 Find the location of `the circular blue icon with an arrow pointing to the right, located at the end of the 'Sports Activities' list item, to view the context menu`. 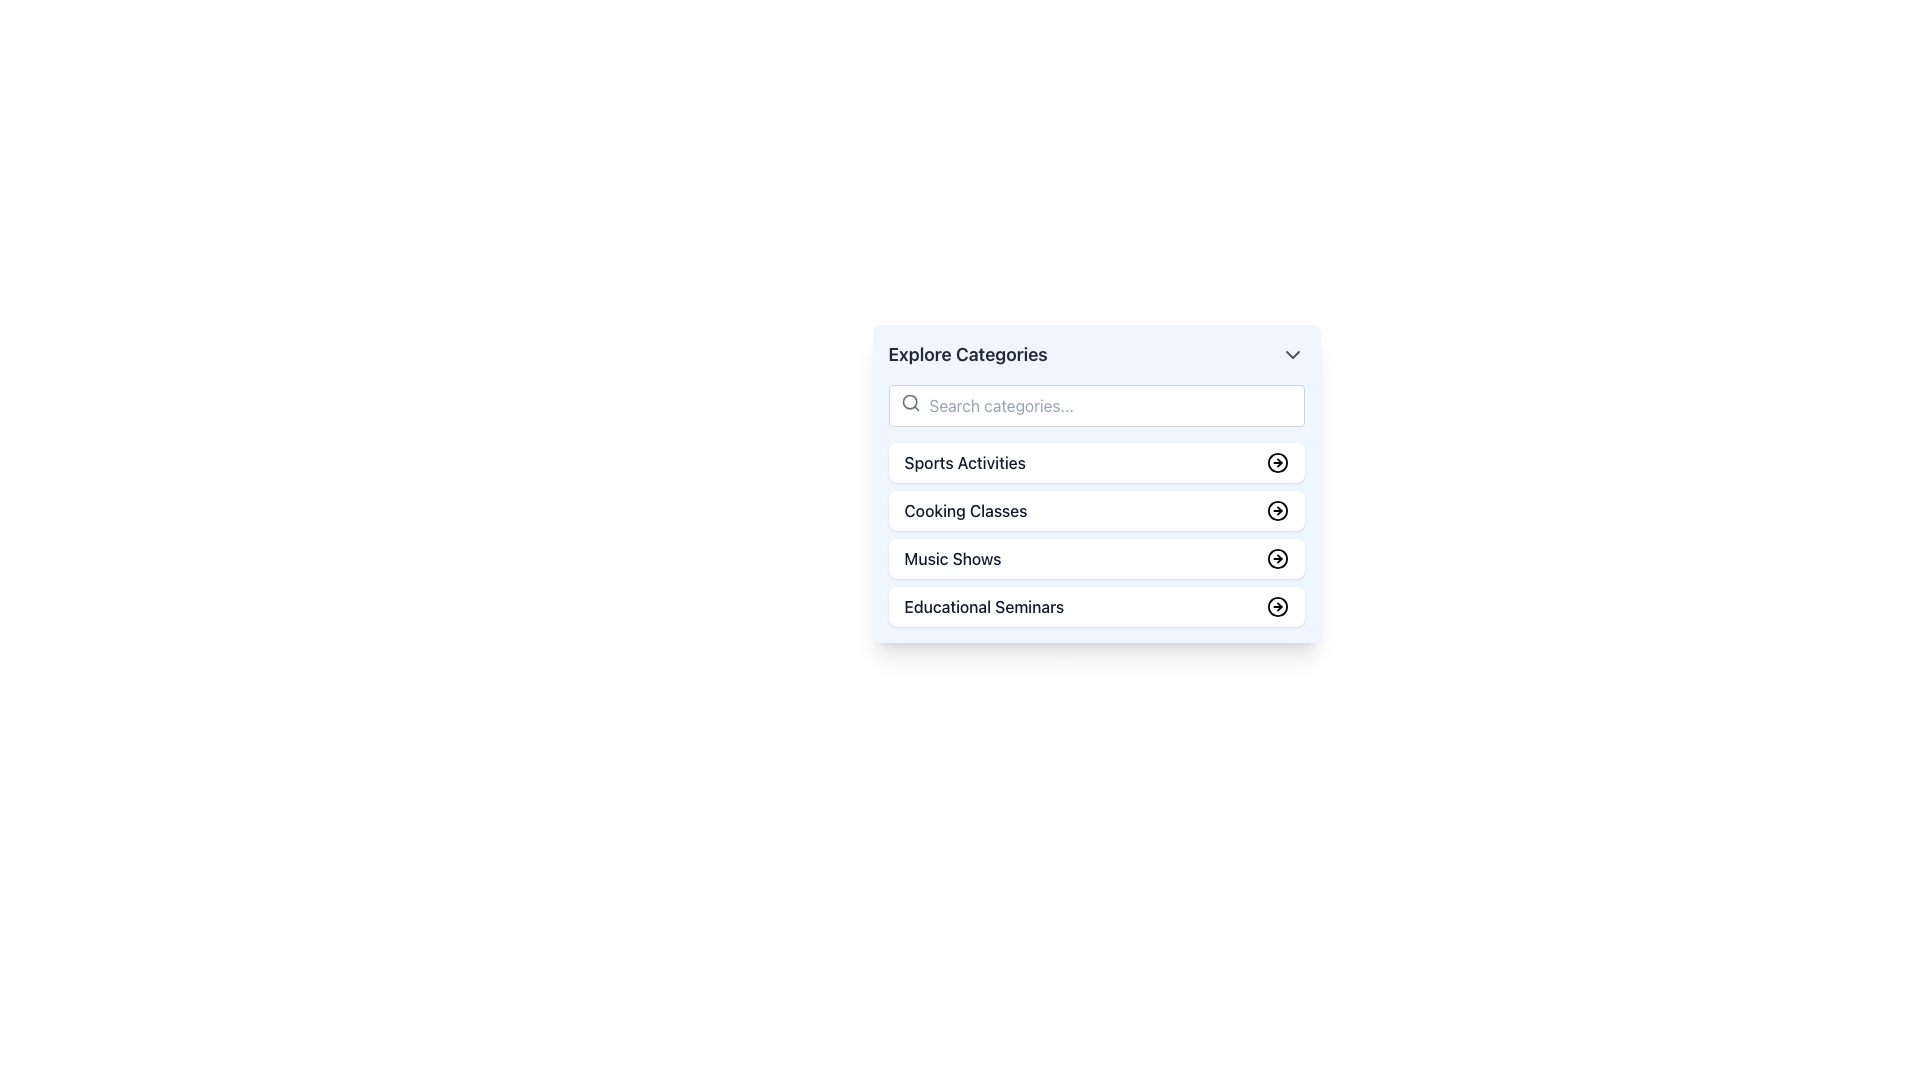

the circular blue icon with an arrow pointing to the right, located at the end of the 'Sports Activities' list item, to view the context menu is located at coordinates (1276, 462).